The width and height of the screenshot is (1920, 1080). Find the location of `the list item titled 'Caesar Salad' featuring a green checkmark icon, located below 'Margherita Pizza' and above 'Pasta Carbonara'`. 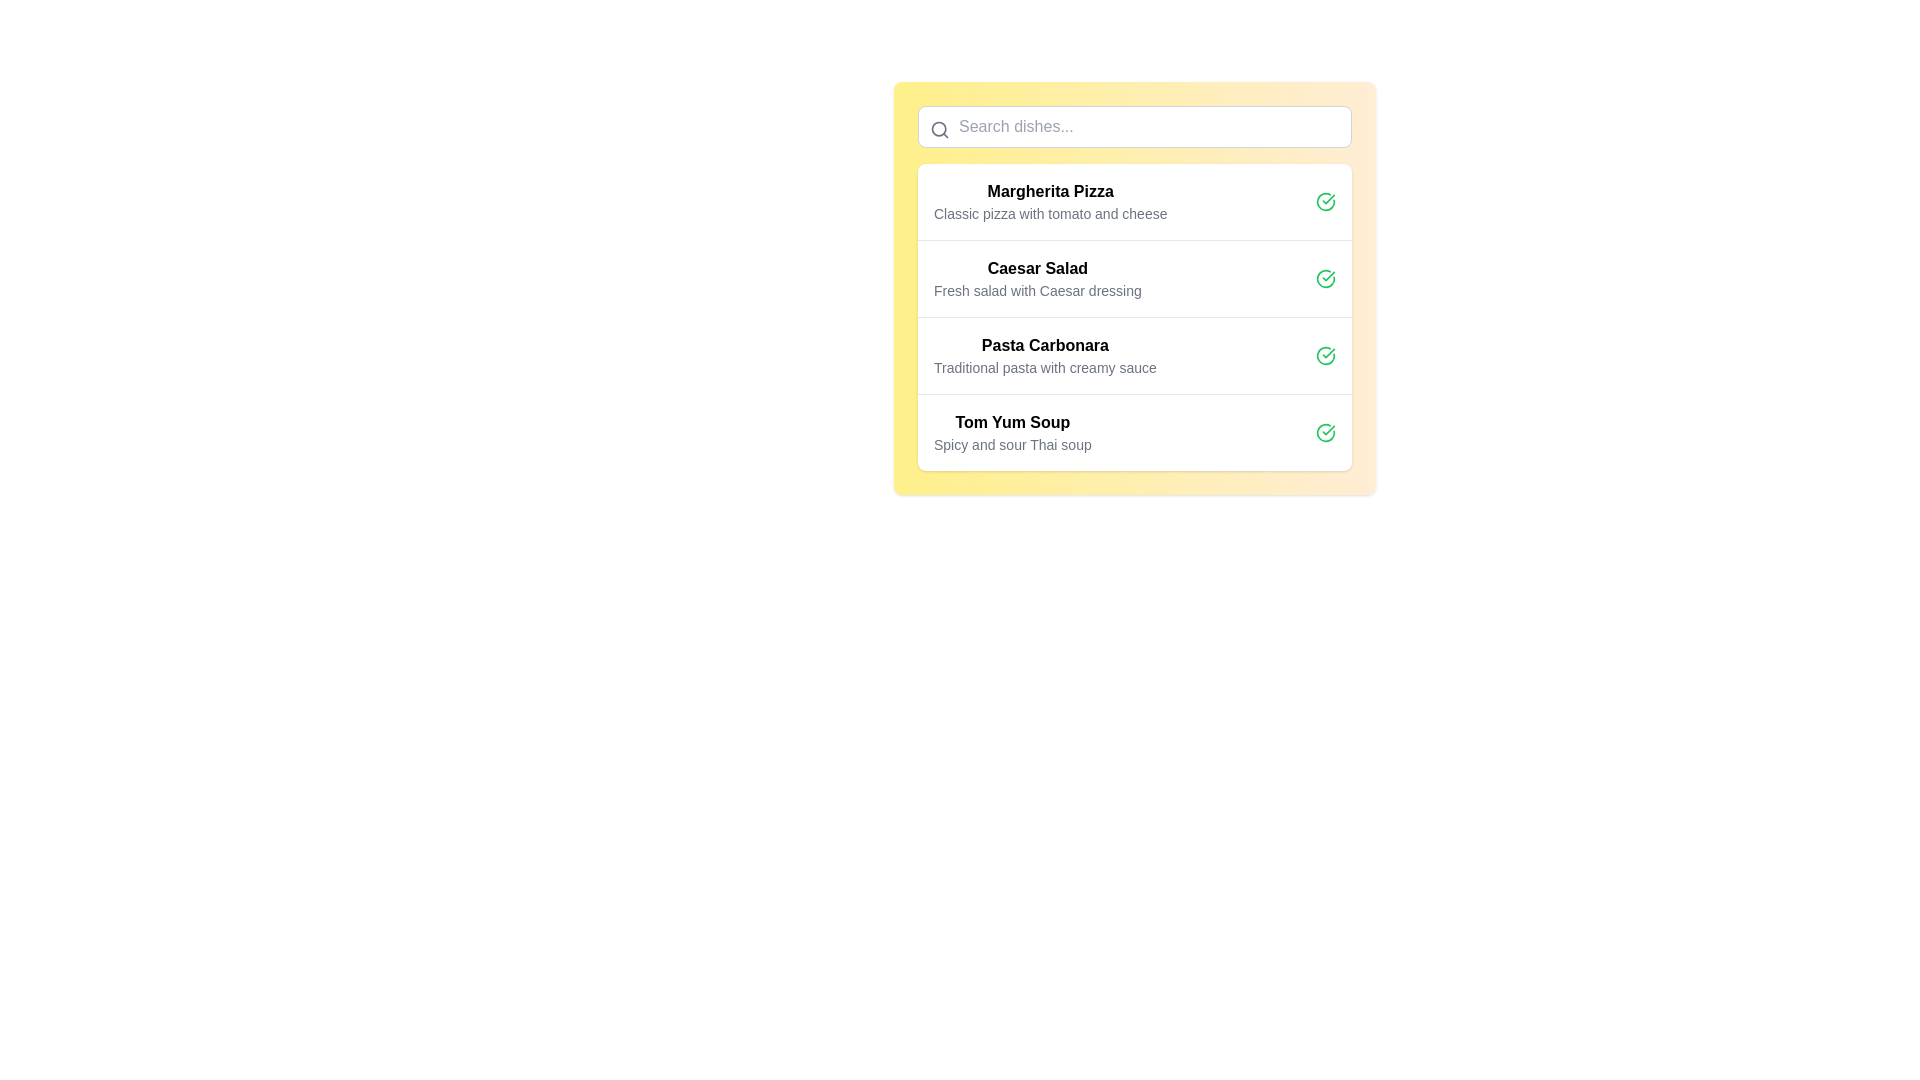

the list item titled 'Caesar Salad' featuring a green checkmark icon, located below 'Margherita Pizza' and above 'Pasta Carbonara' is located at coordinates (1134, 278).